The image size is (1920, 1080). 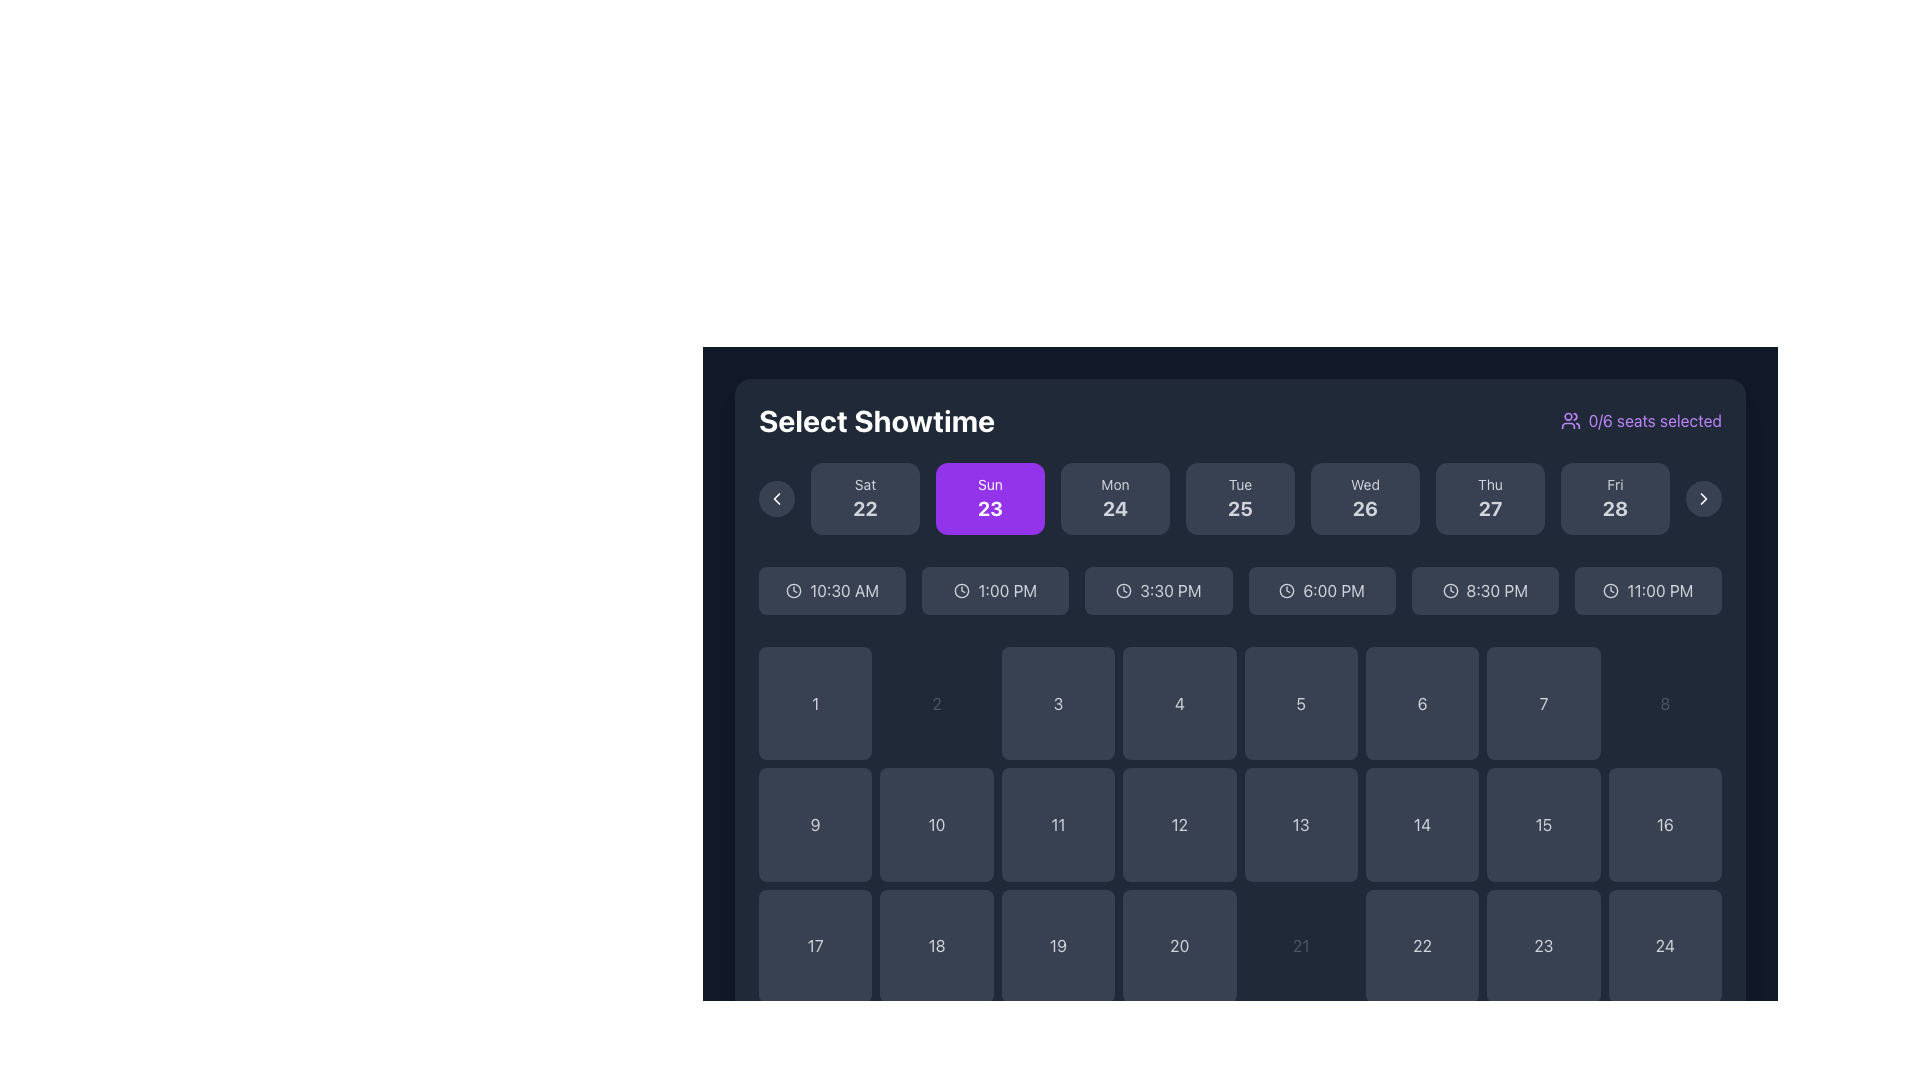 What do you see at coordinates (1334, 589) in the screenshot?
I see `the static text element displaying '6:00 PM' within the button component` at bounding box center [1334, 589].